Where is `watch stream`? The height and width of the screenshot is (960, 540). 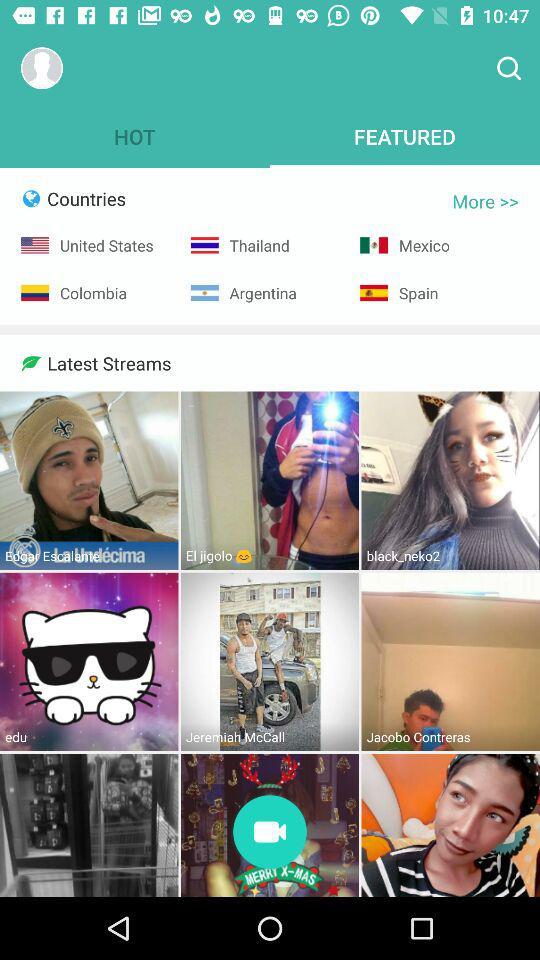 watch stream is located at coordinates (270, 833).